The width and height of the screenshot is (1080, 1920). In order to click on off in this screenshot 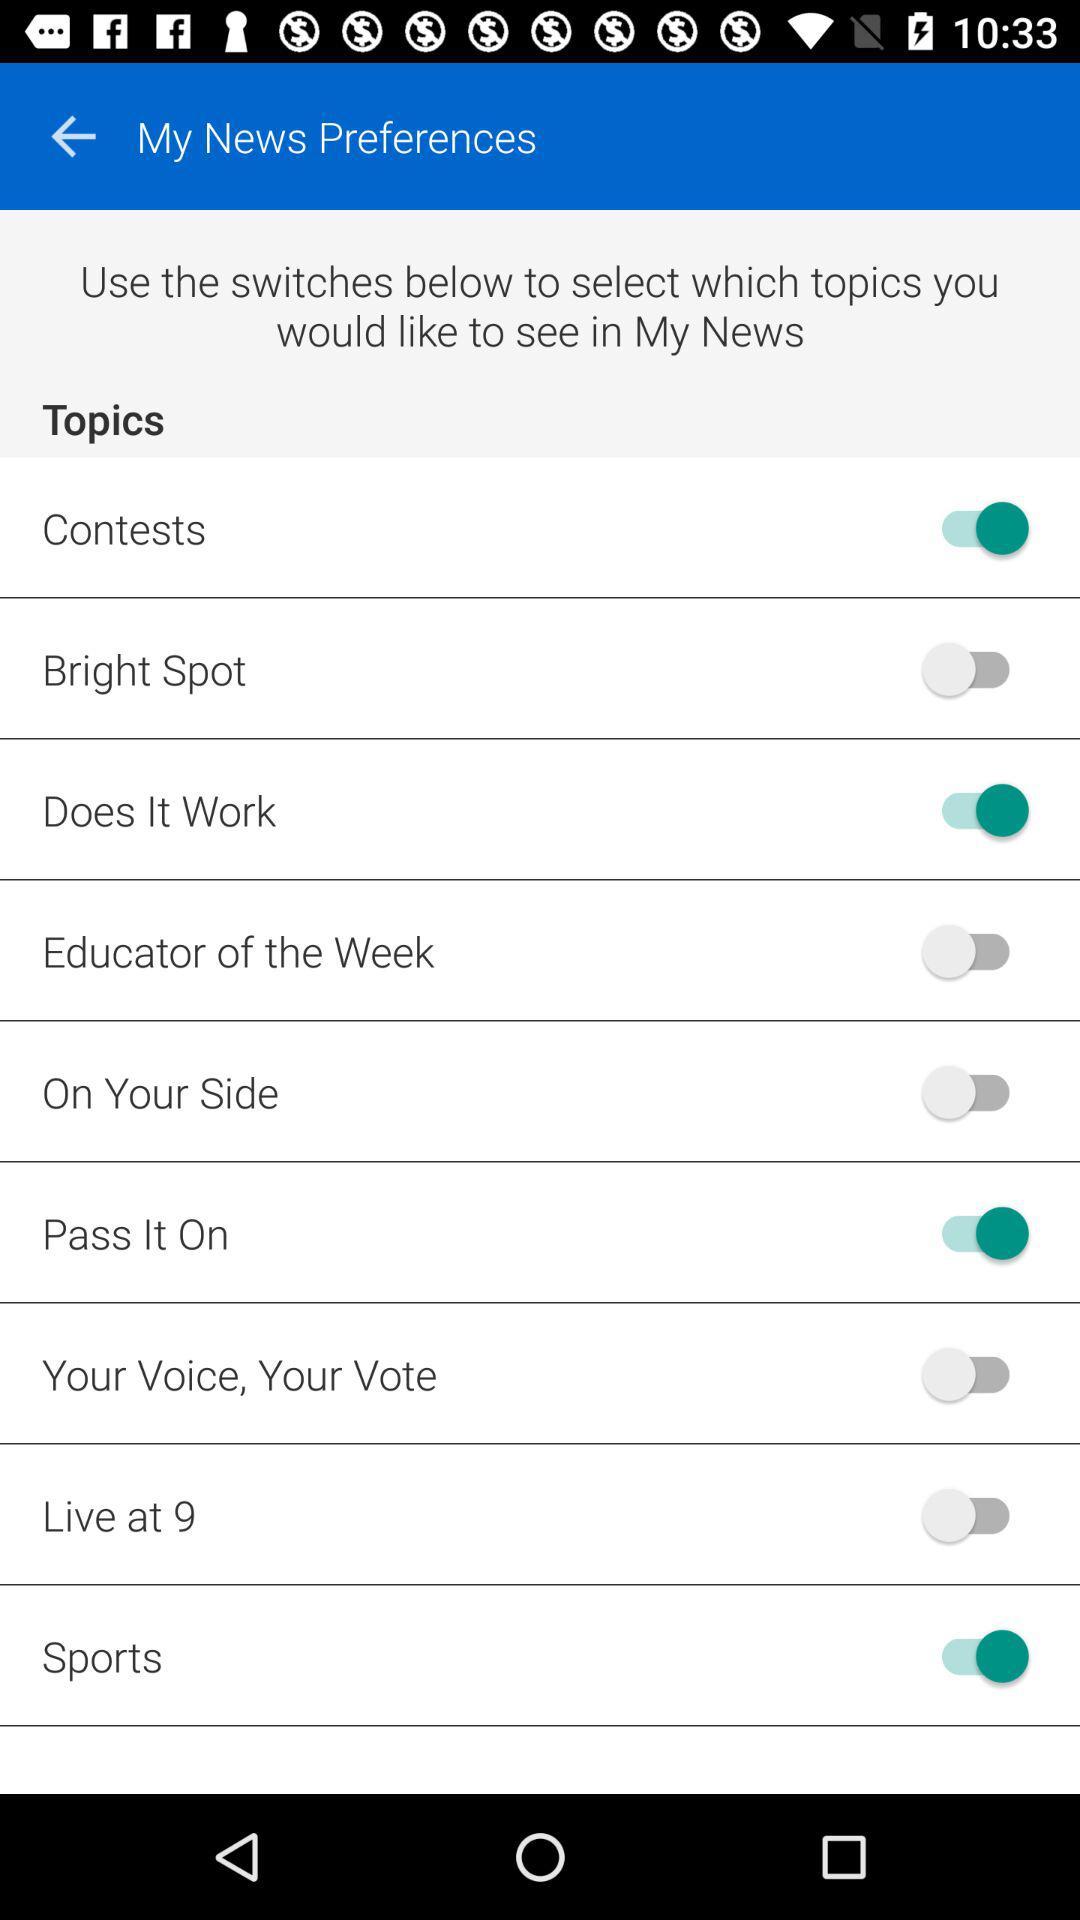, I will do `click(974, 668)`.